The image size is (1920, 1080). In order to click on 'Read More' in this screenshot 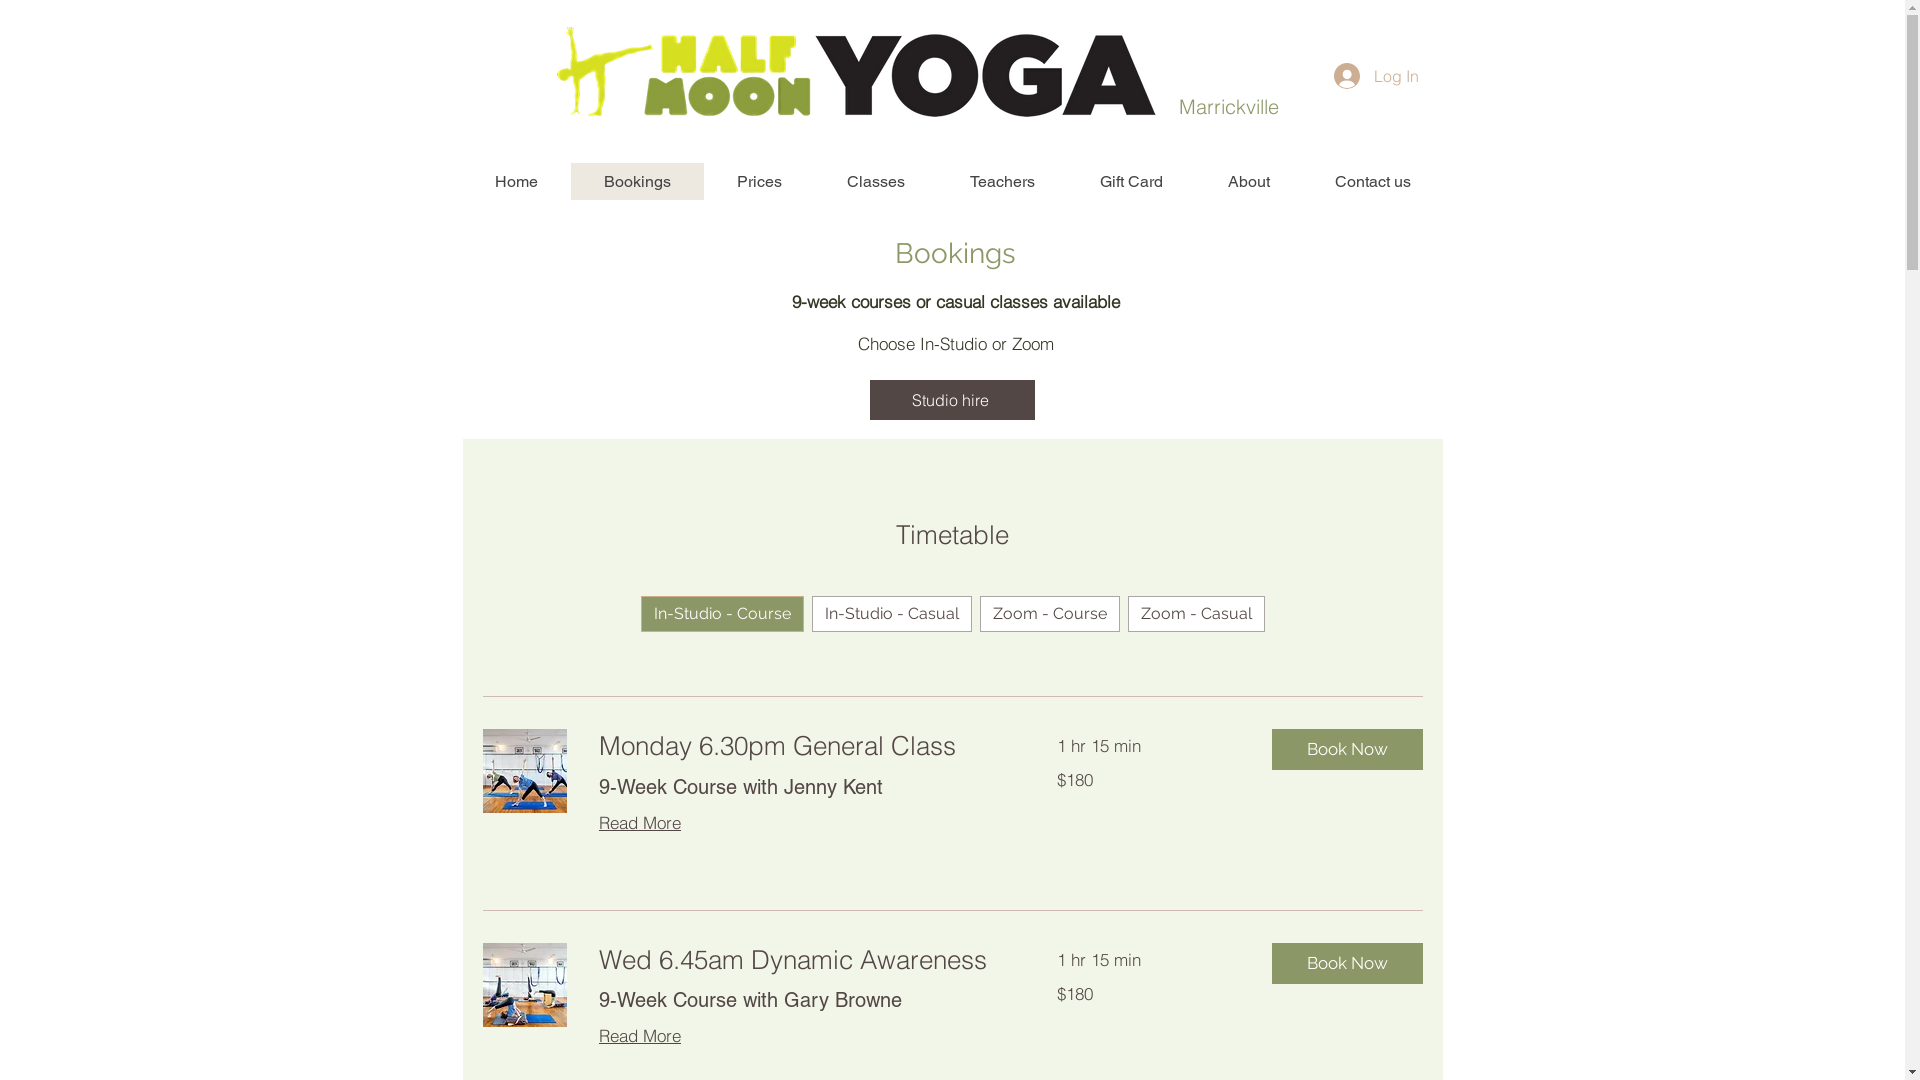, I will do `click(637, 821)`.